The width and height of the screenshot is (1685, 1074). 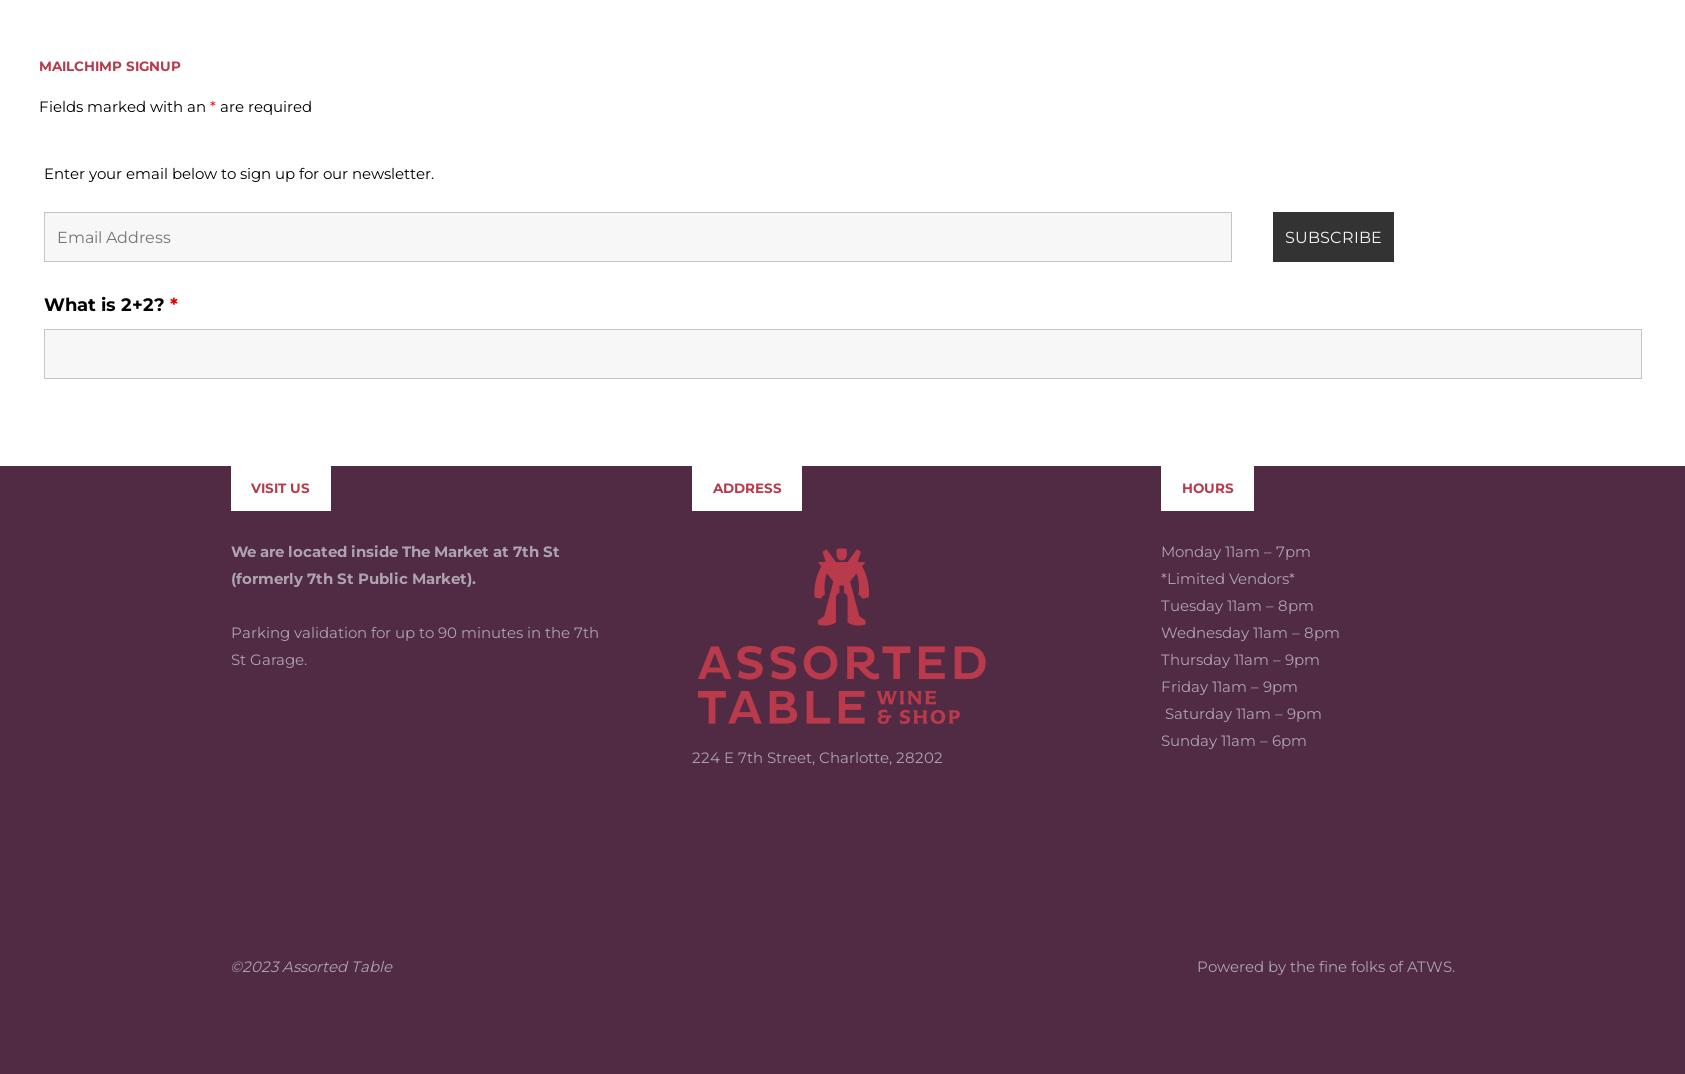 I want to click on 'Hours', so click(x=1206, y=339).